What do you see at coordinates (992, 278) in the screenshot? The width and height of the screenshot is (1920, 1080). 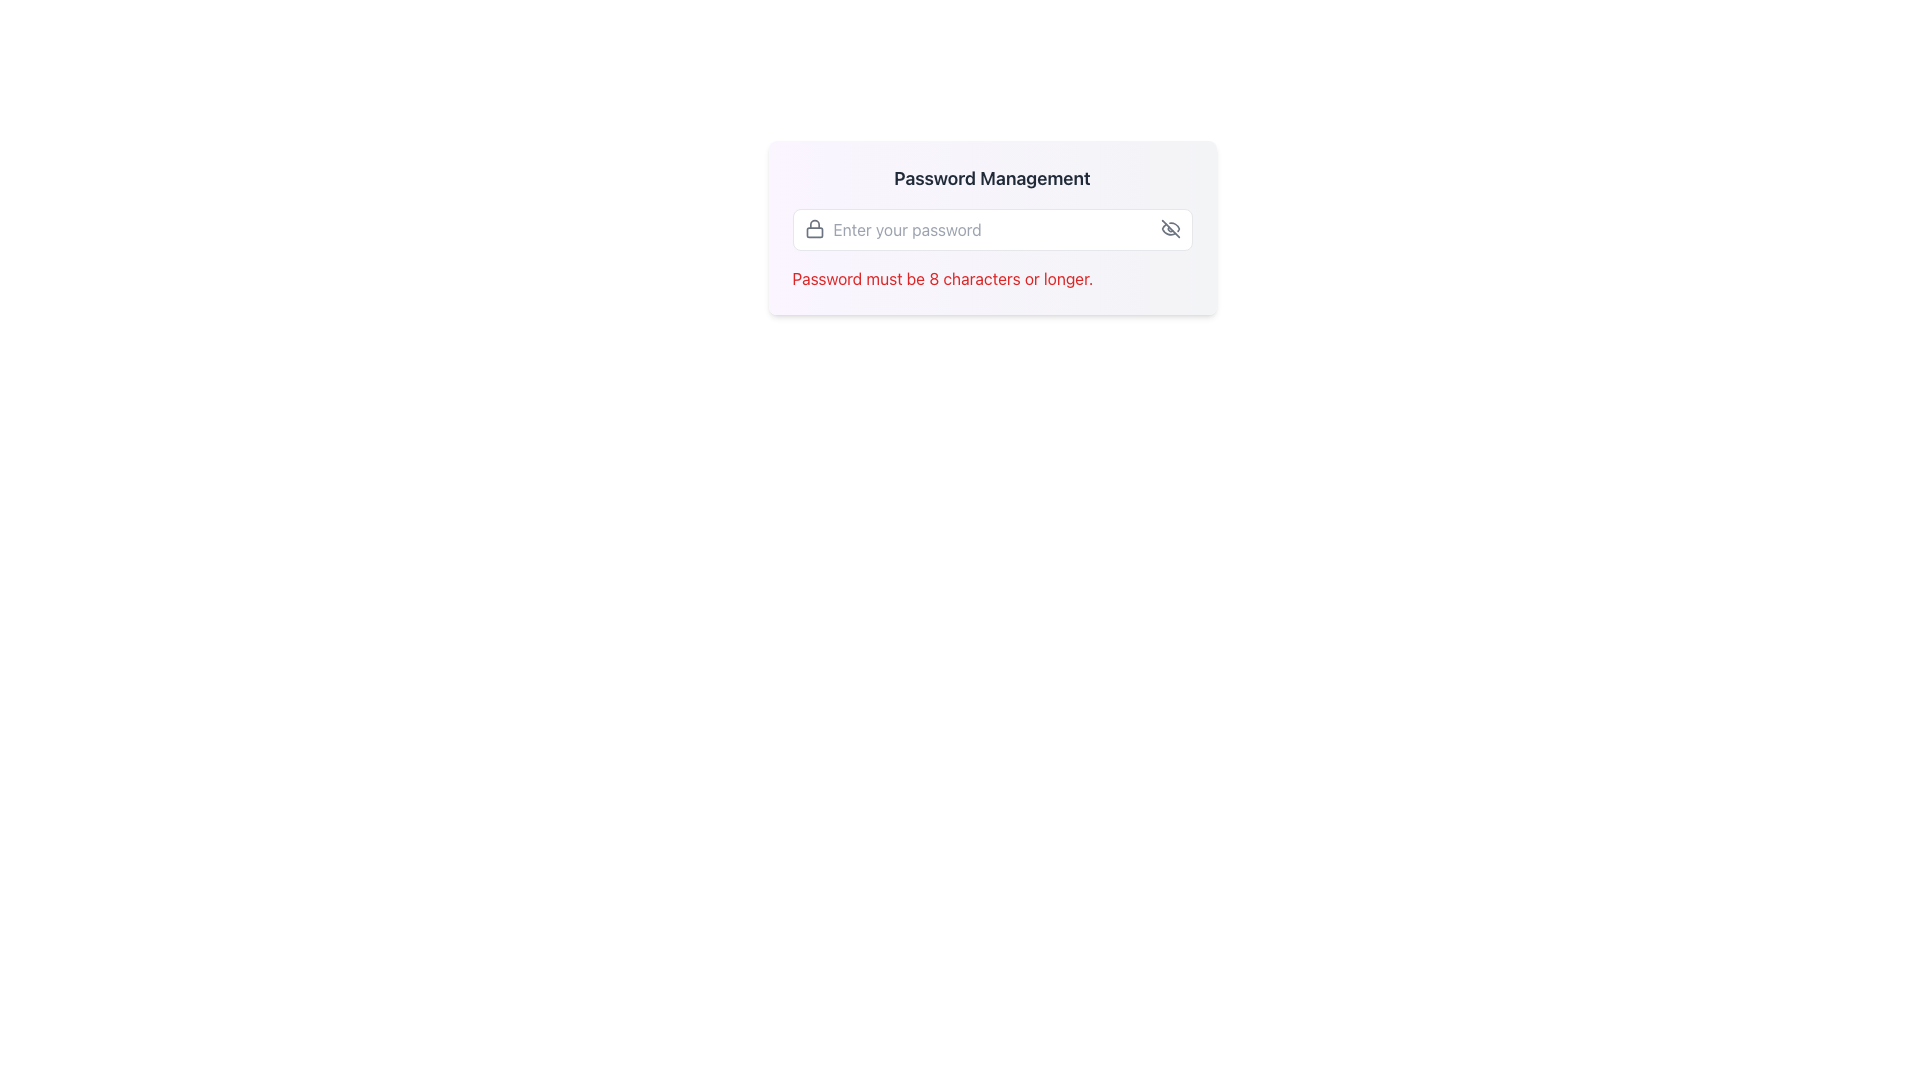 I see `error message displayed in red text that states 'Password must be 8 characters or longer.' located below the password input field in the 'Password Management' interface` at bounding box center [992, 278].